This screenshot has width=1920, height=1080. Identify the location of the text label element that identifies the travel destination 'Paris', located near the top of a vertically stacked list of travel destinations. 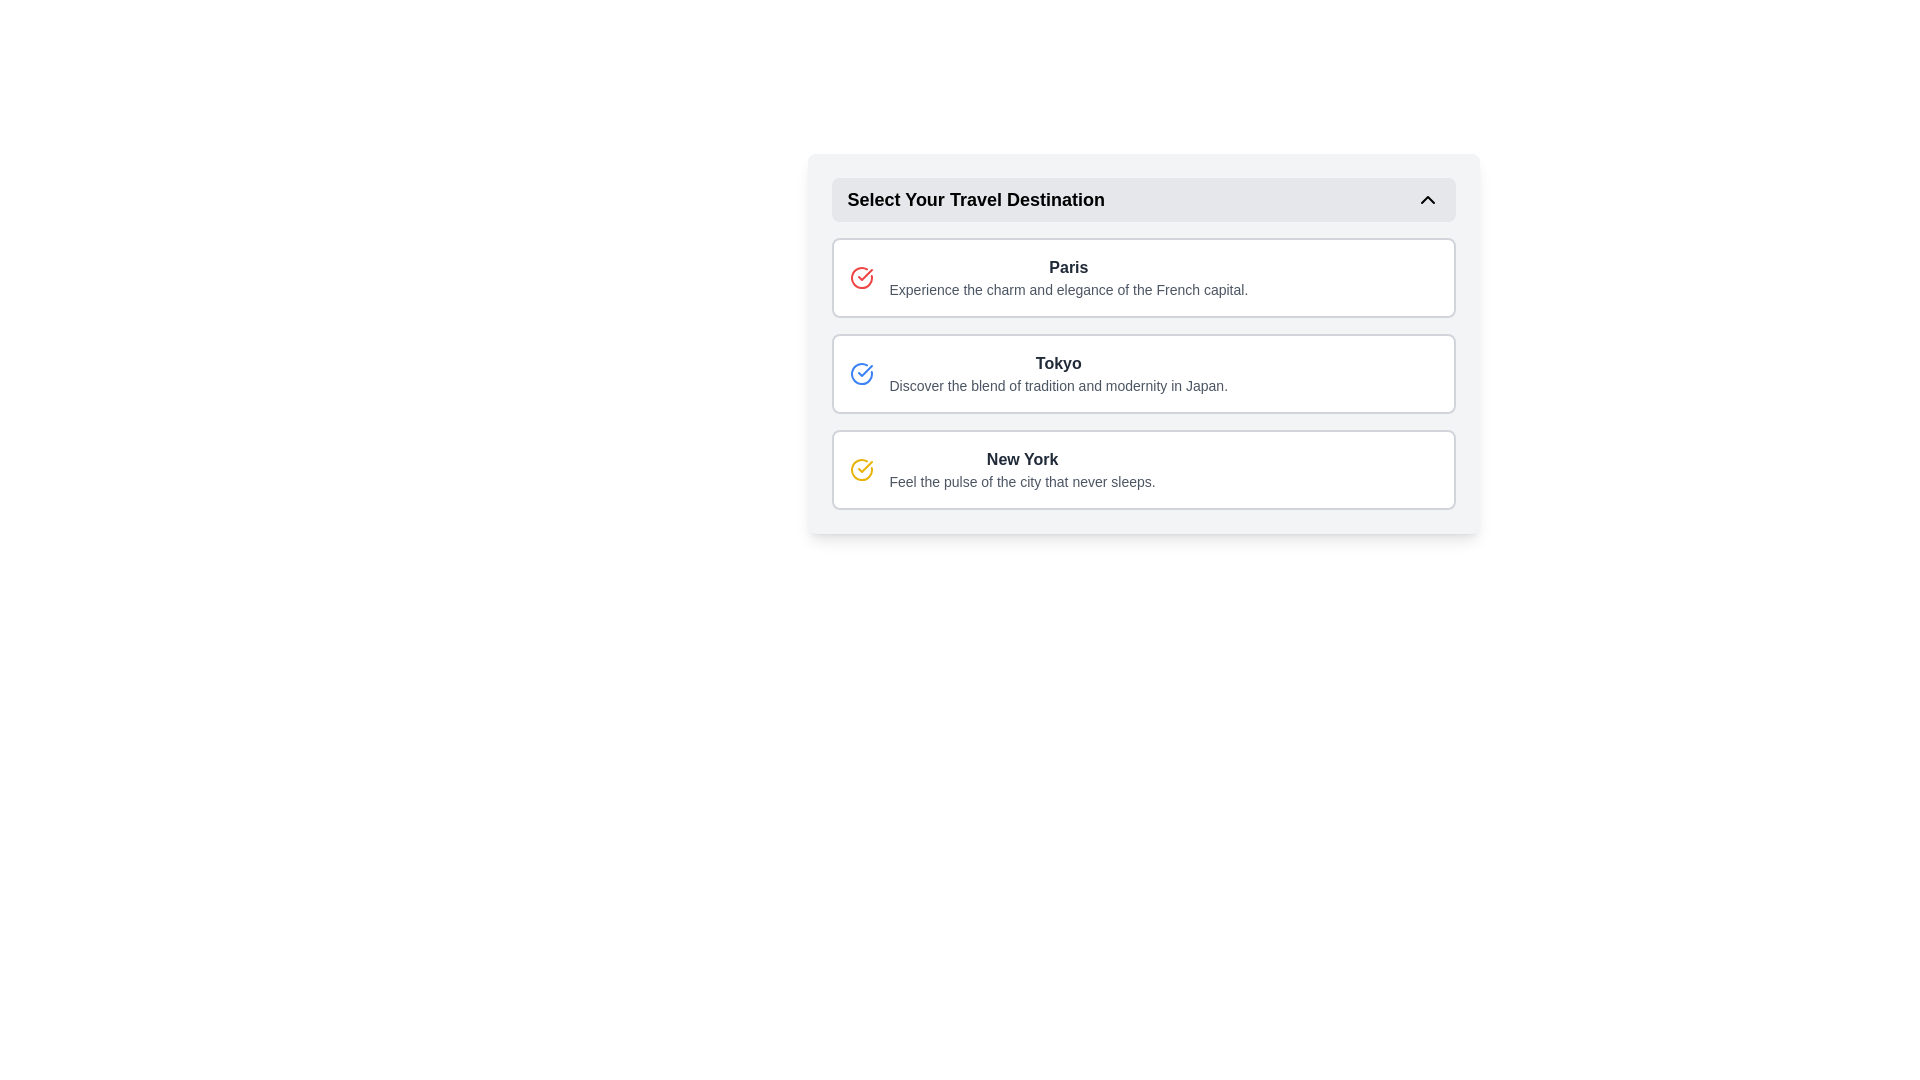
(1067, 266).